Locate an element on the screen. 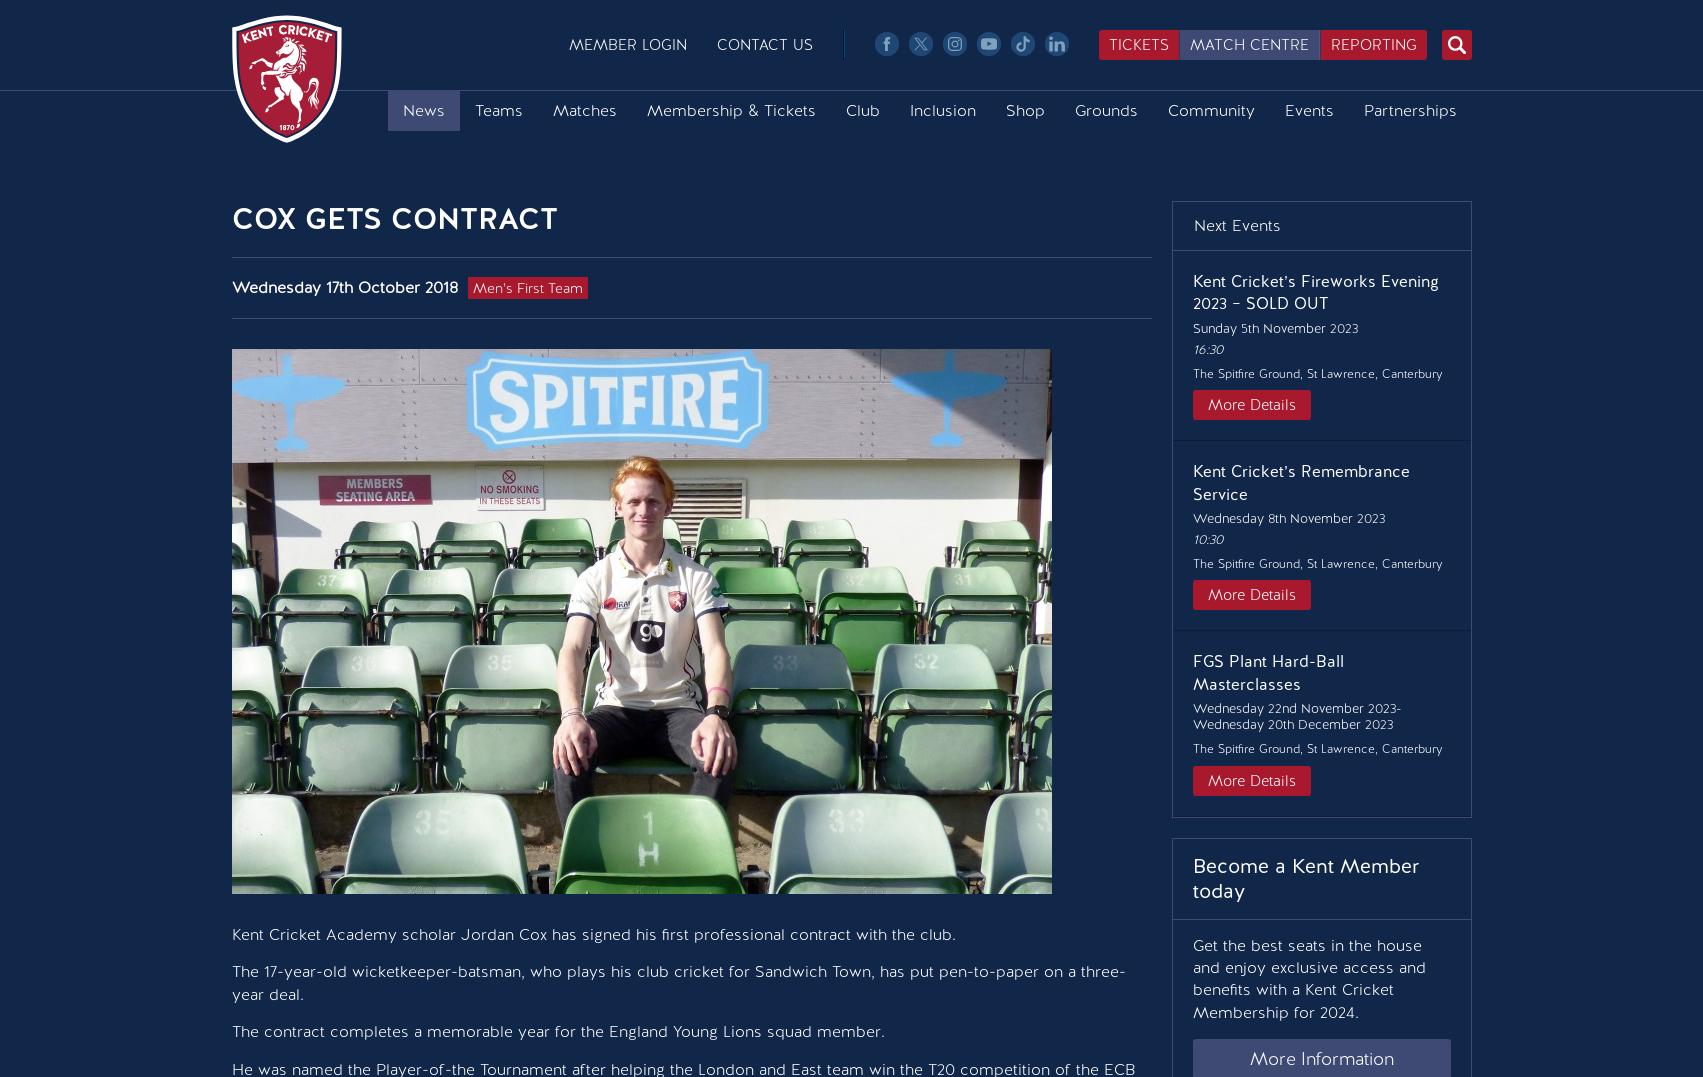 Image resolution: width=1703 pixels, height=1077 pixels. 'Schools' is located at coordinates (1222, 317).